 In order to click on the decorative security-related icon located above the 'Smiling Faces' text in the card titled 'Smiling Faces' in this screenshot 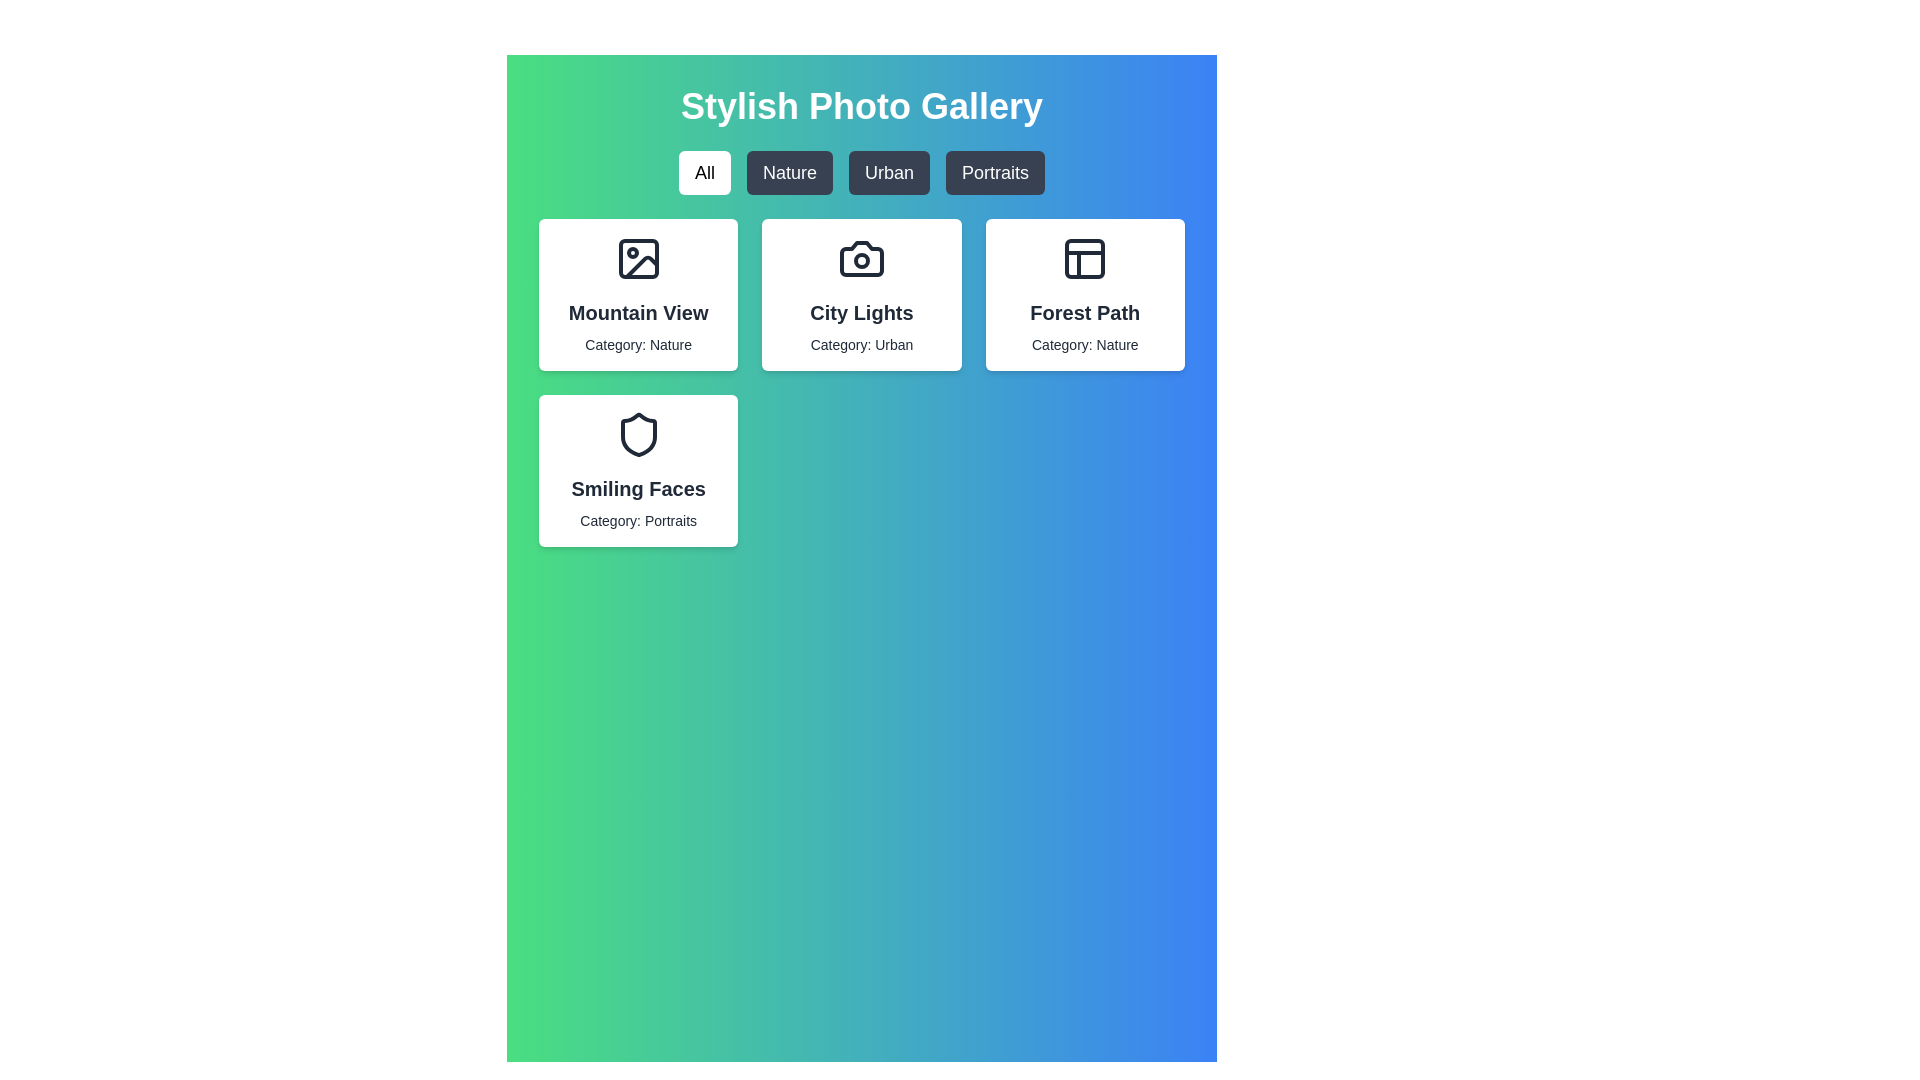, I will do `click(637, 434)`.